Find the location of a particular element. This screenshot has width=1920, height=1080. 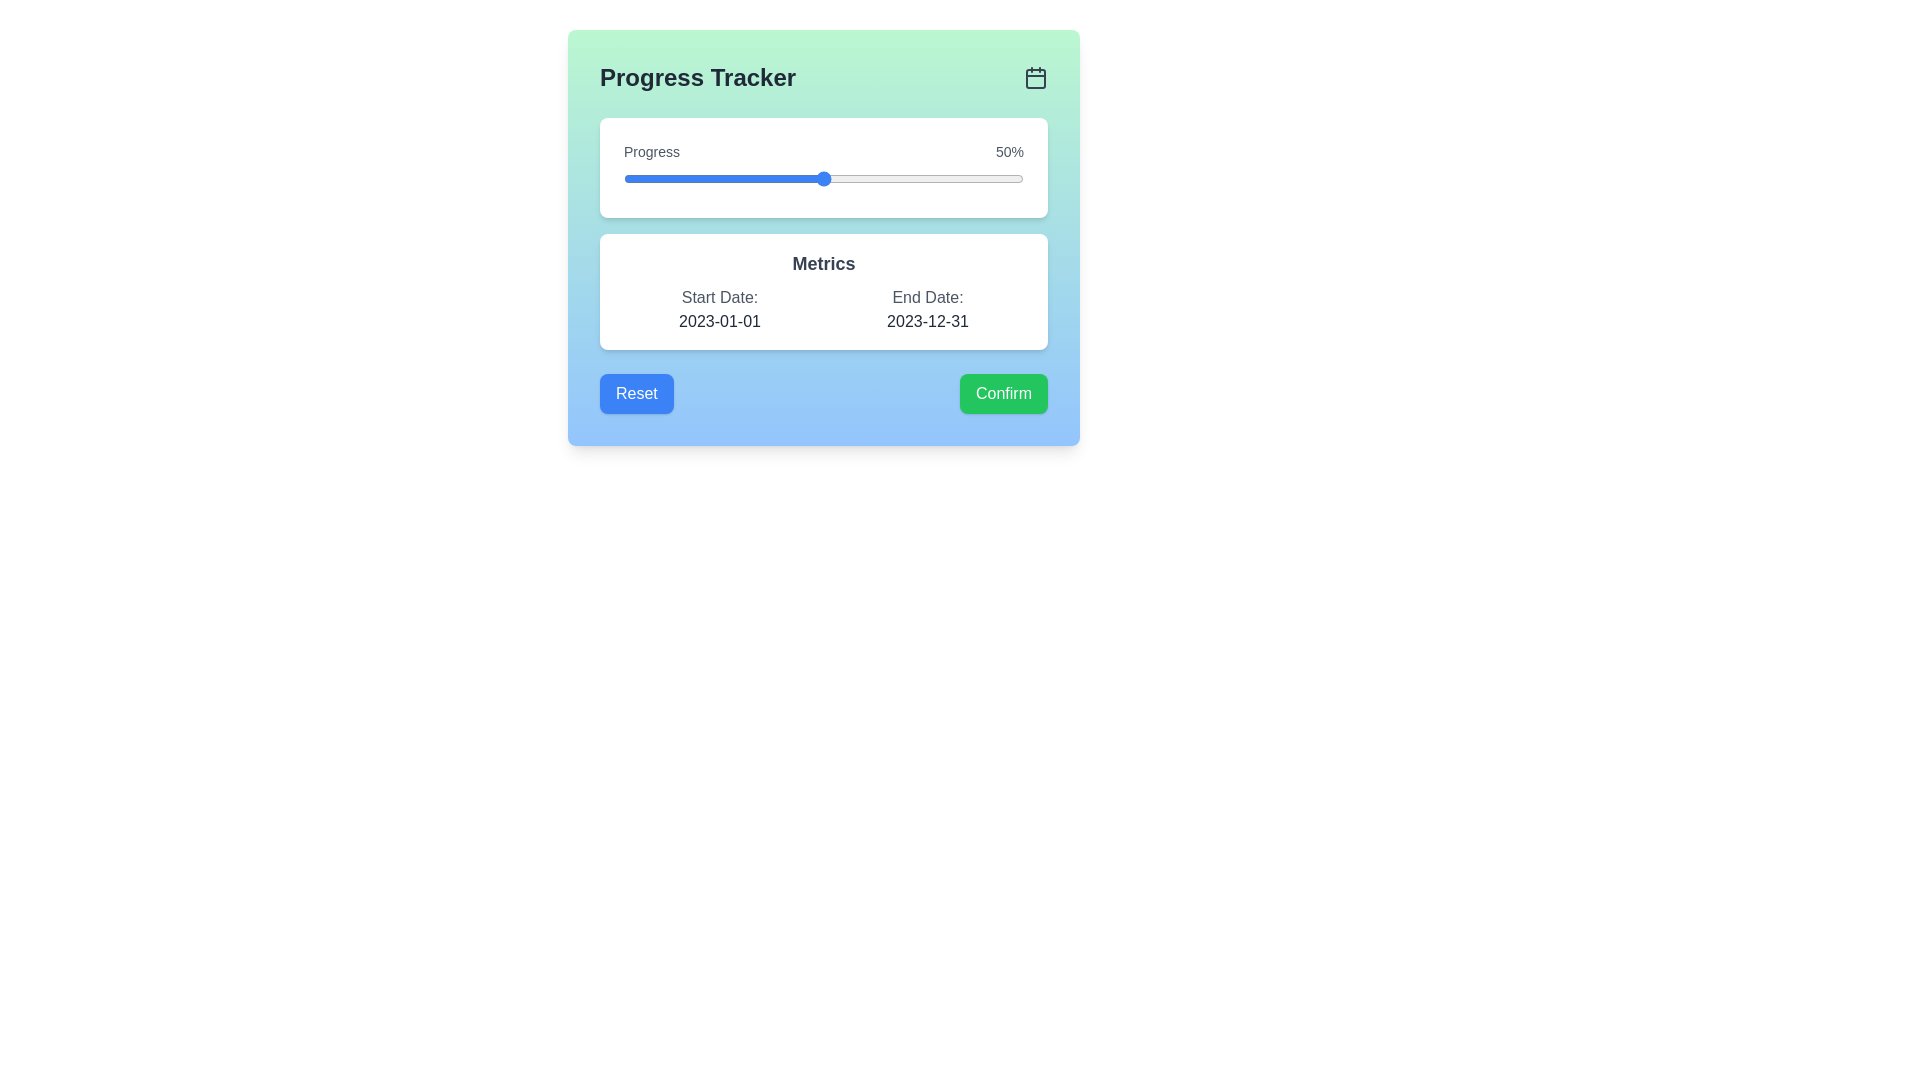

the slider value is located at coordinates (828, 177).